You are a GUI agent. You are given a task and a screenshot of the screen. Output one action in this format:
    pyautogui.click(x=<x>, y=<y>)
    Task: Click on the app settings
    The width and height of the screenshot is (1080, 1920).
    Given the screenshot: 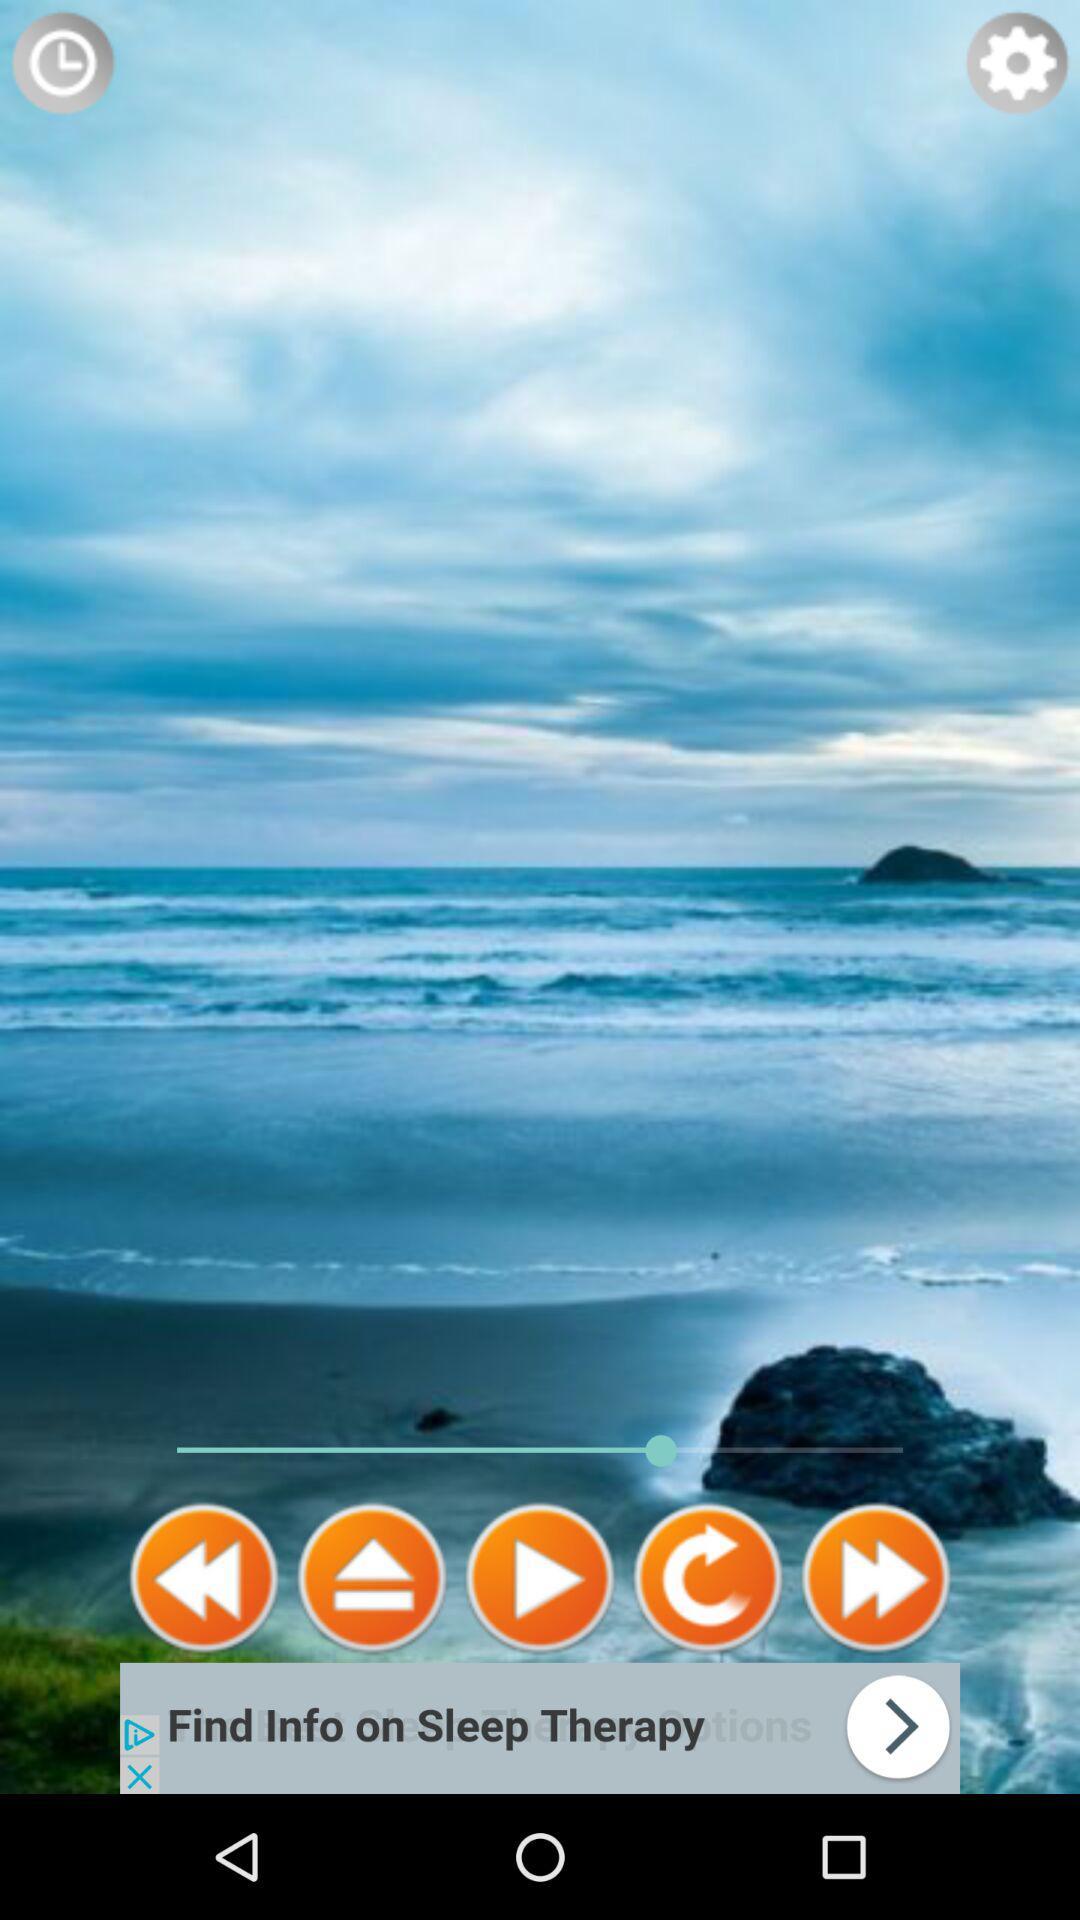 What is the action you would take?
    pyautogui.click(x=1017, y=62)
    